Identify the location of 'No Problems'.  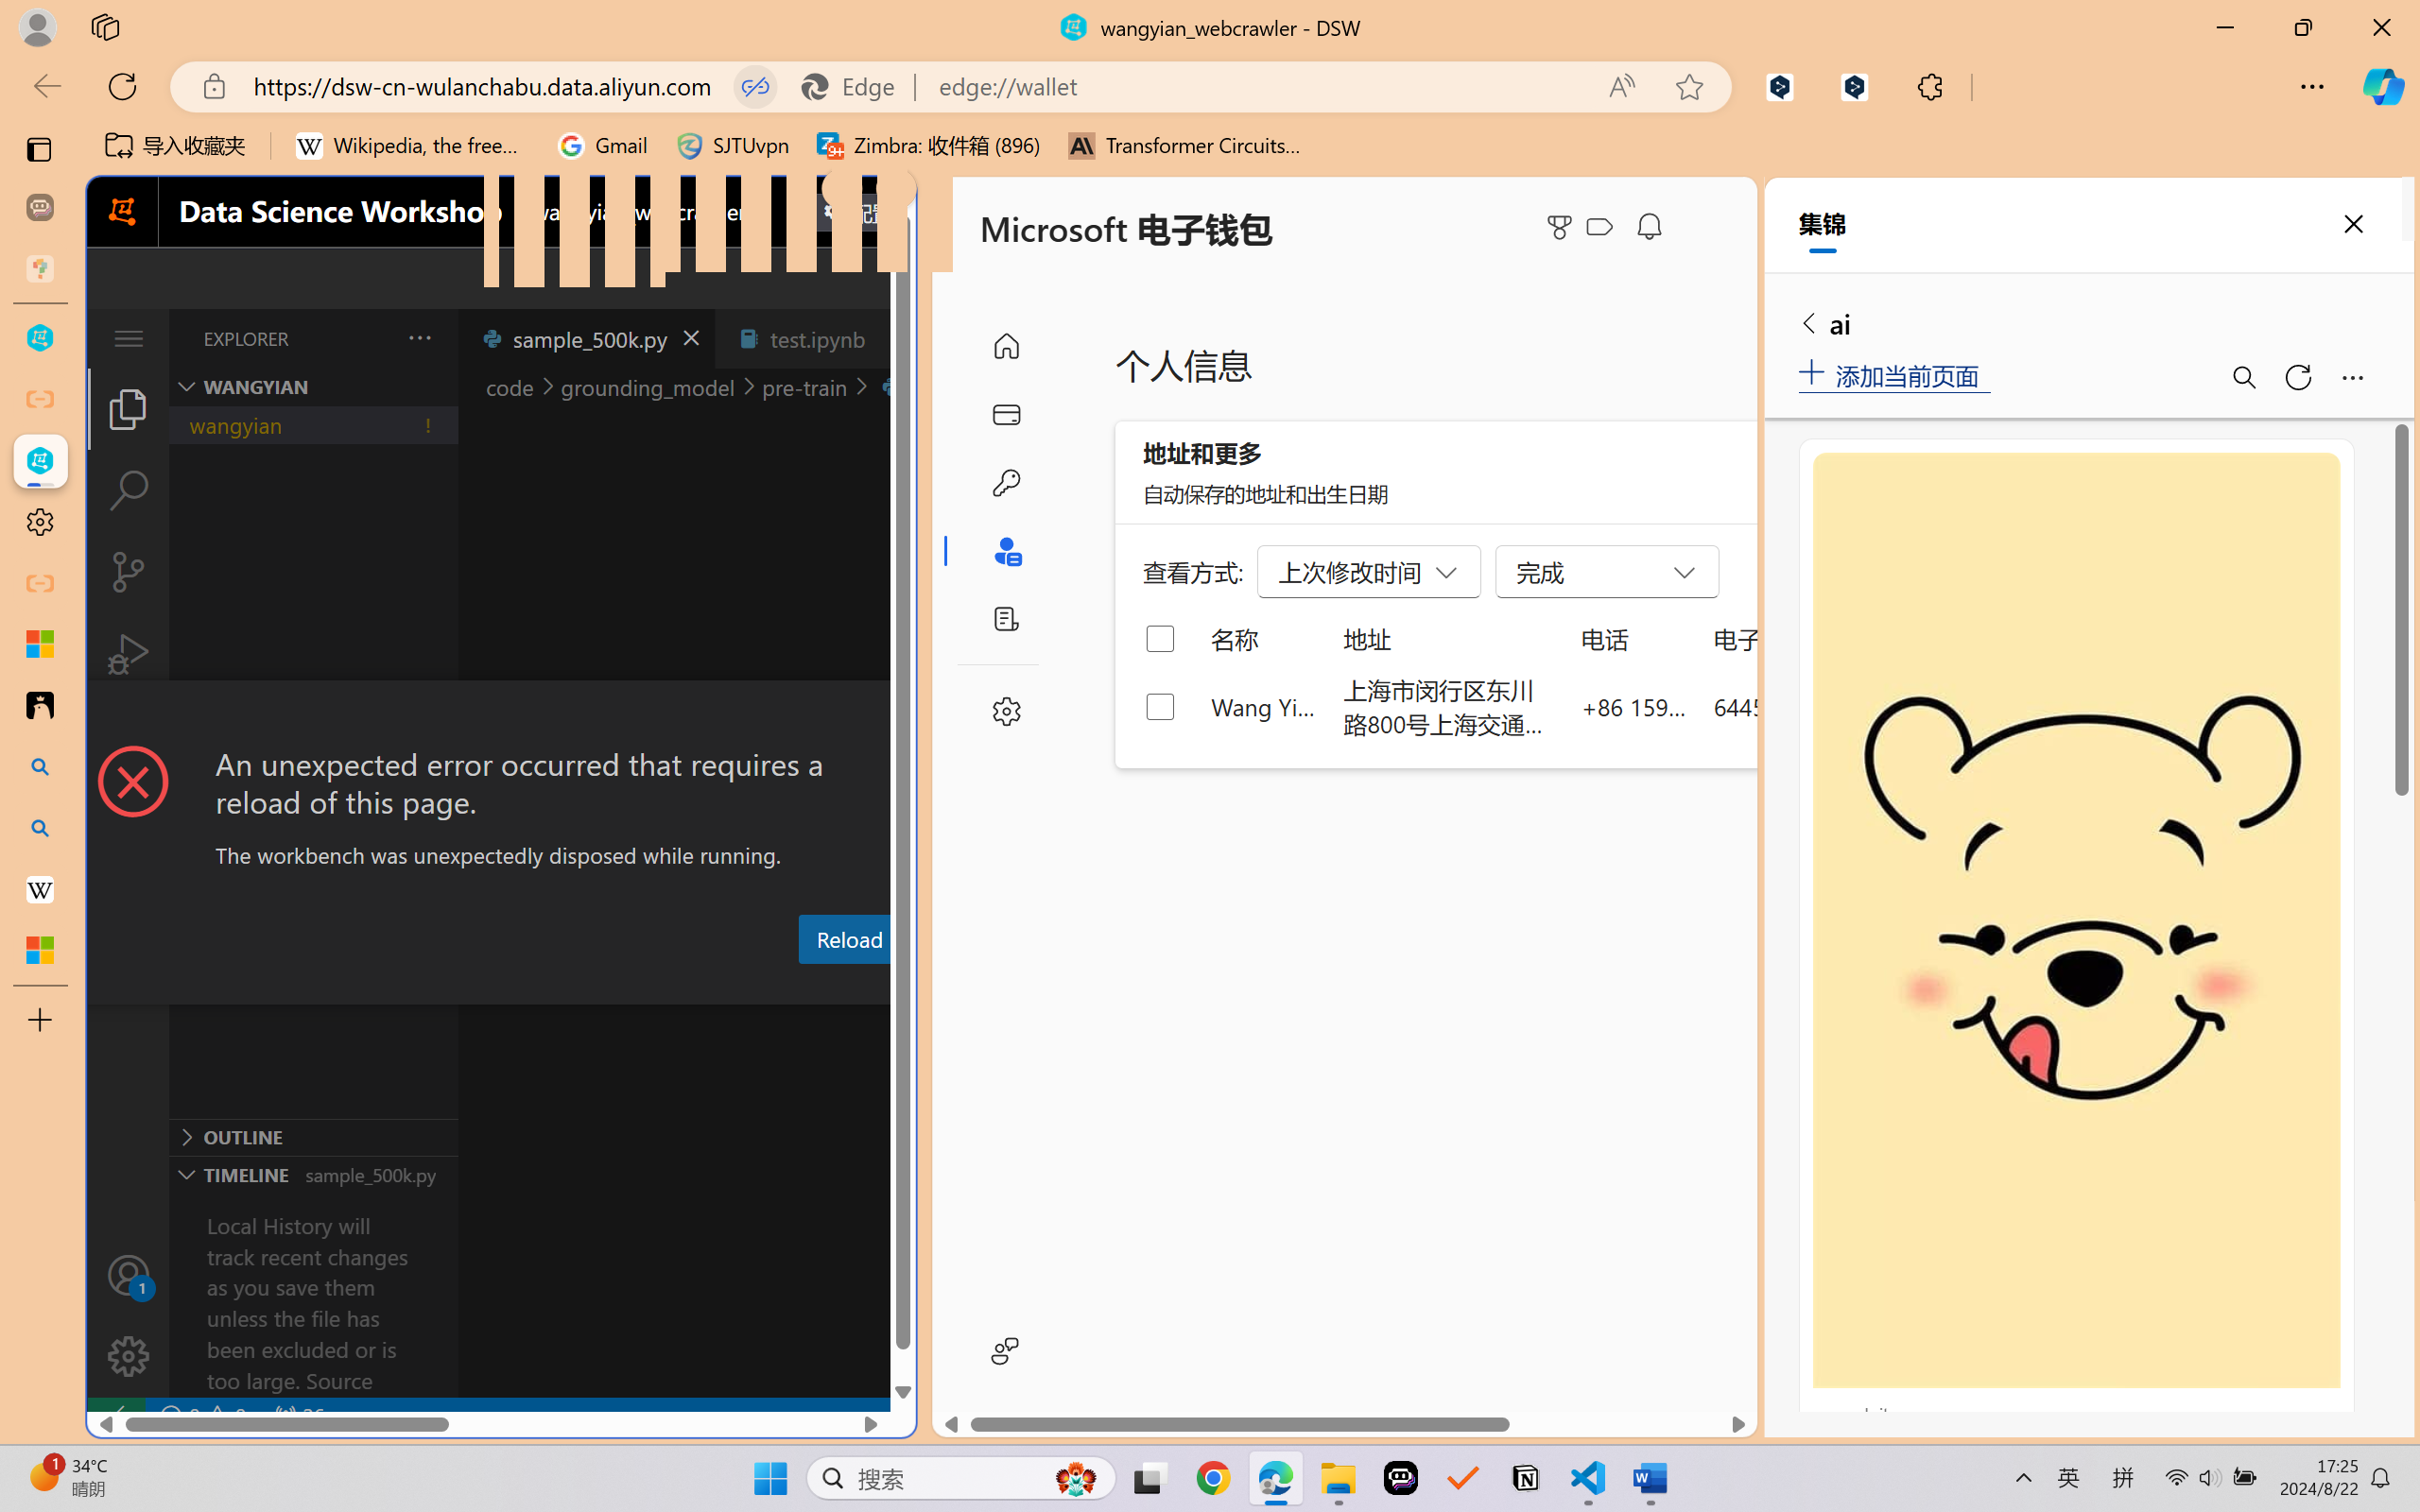
(200, 1415).